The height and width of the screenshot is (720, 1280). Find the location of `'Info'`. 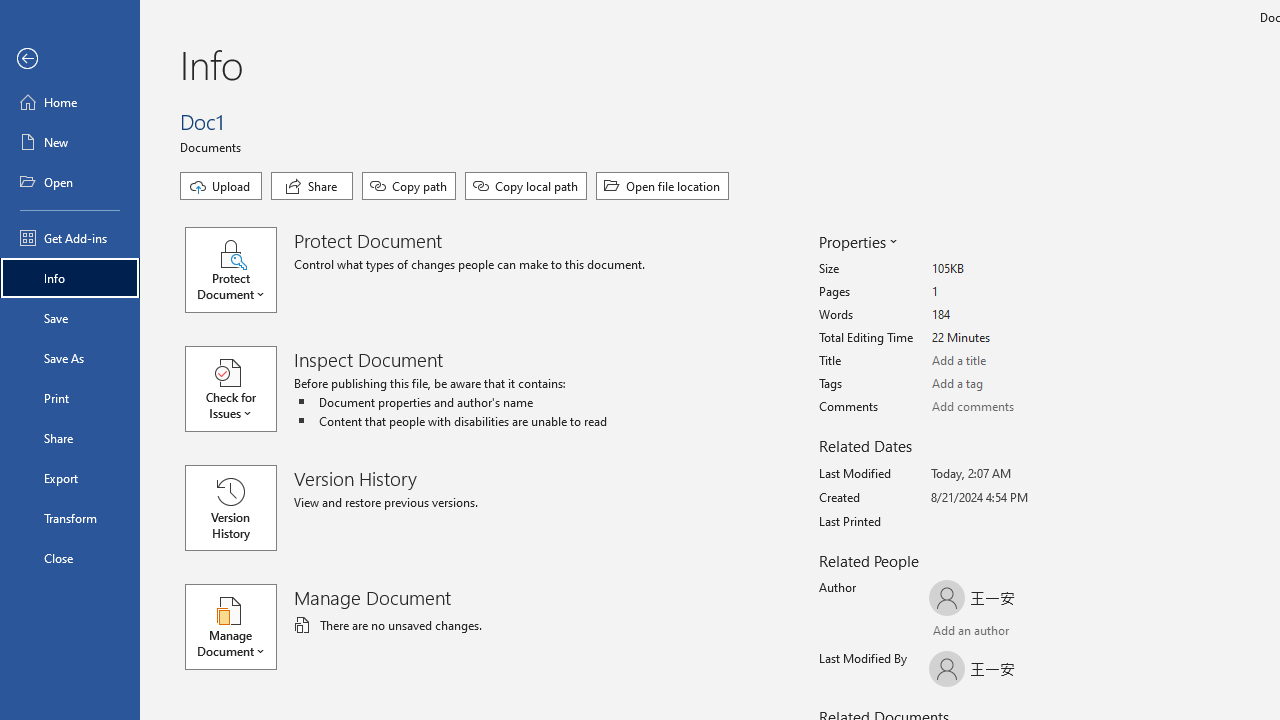

'Info' is located at coordinates (69, 277).